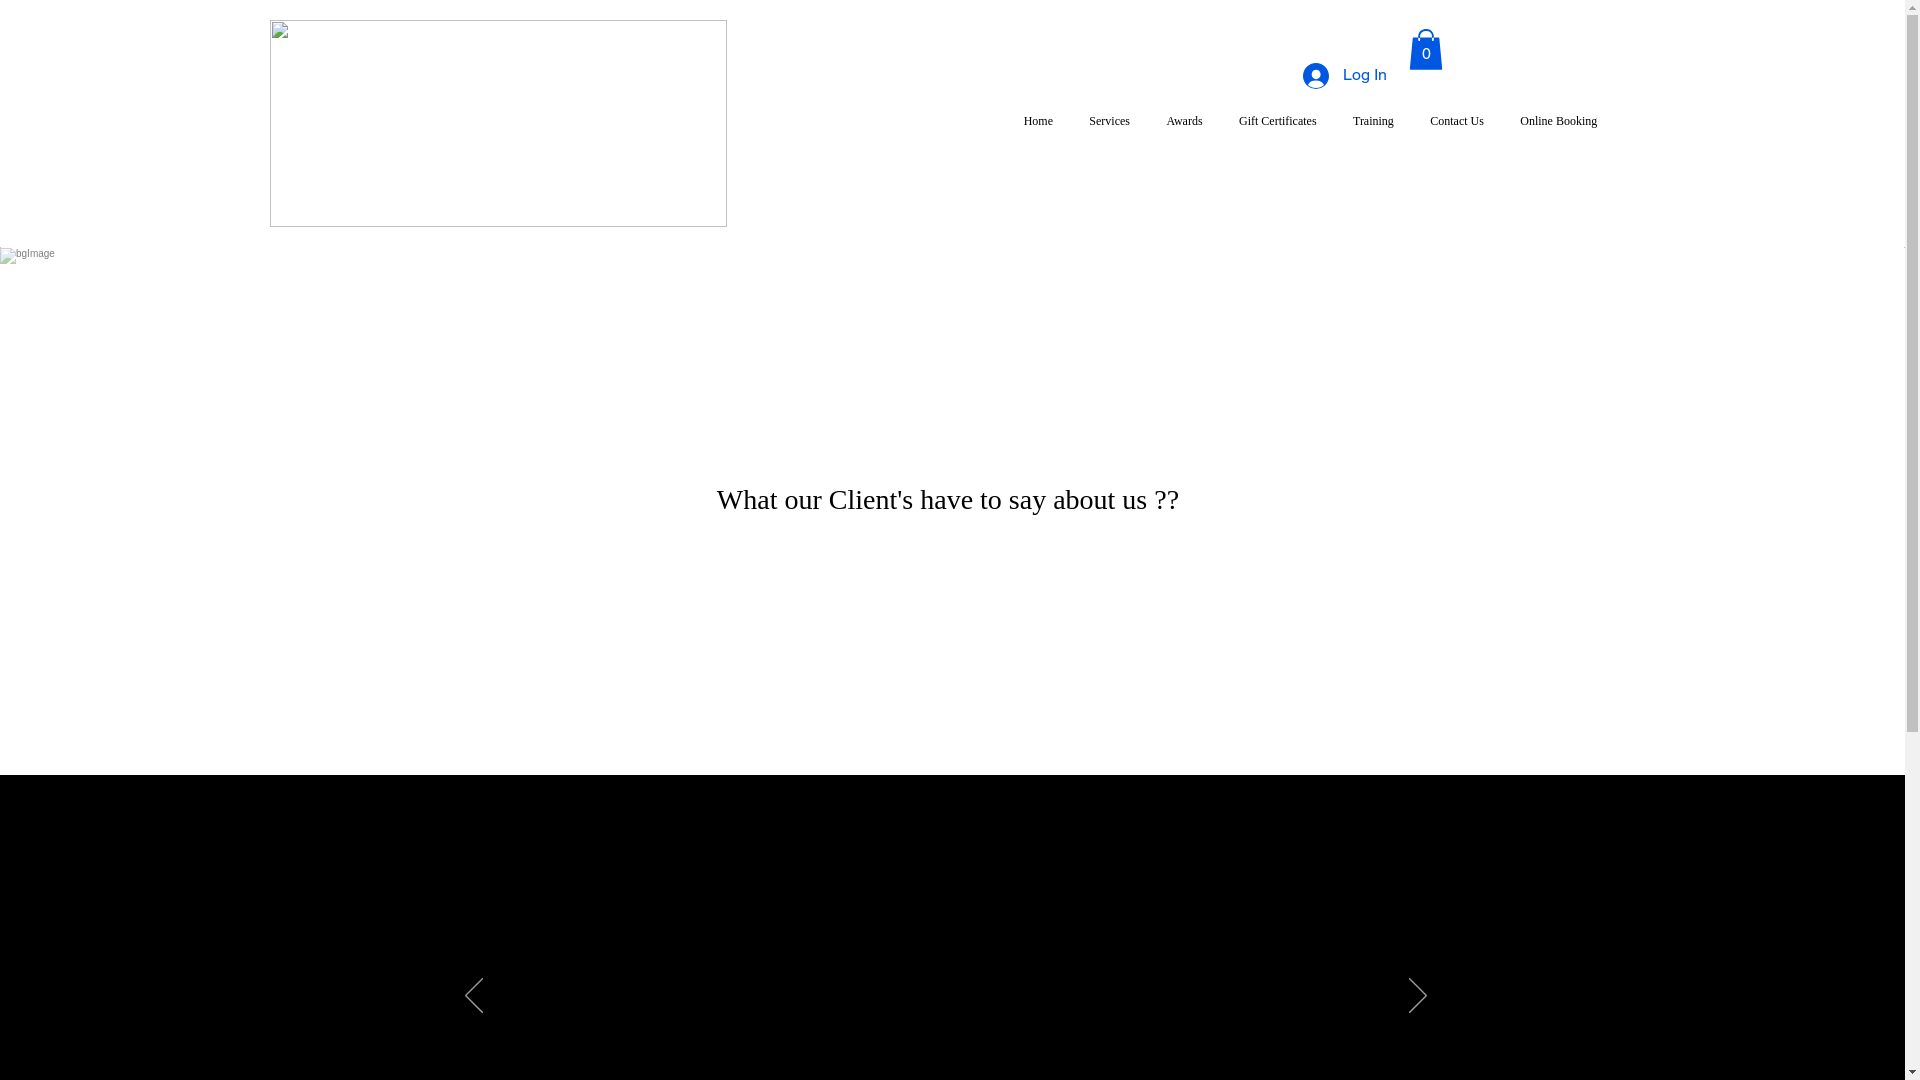 Image resolution: width=1920 pixels, height=1080 pixels. I want to click on 'Awards', so click(1184, 120).